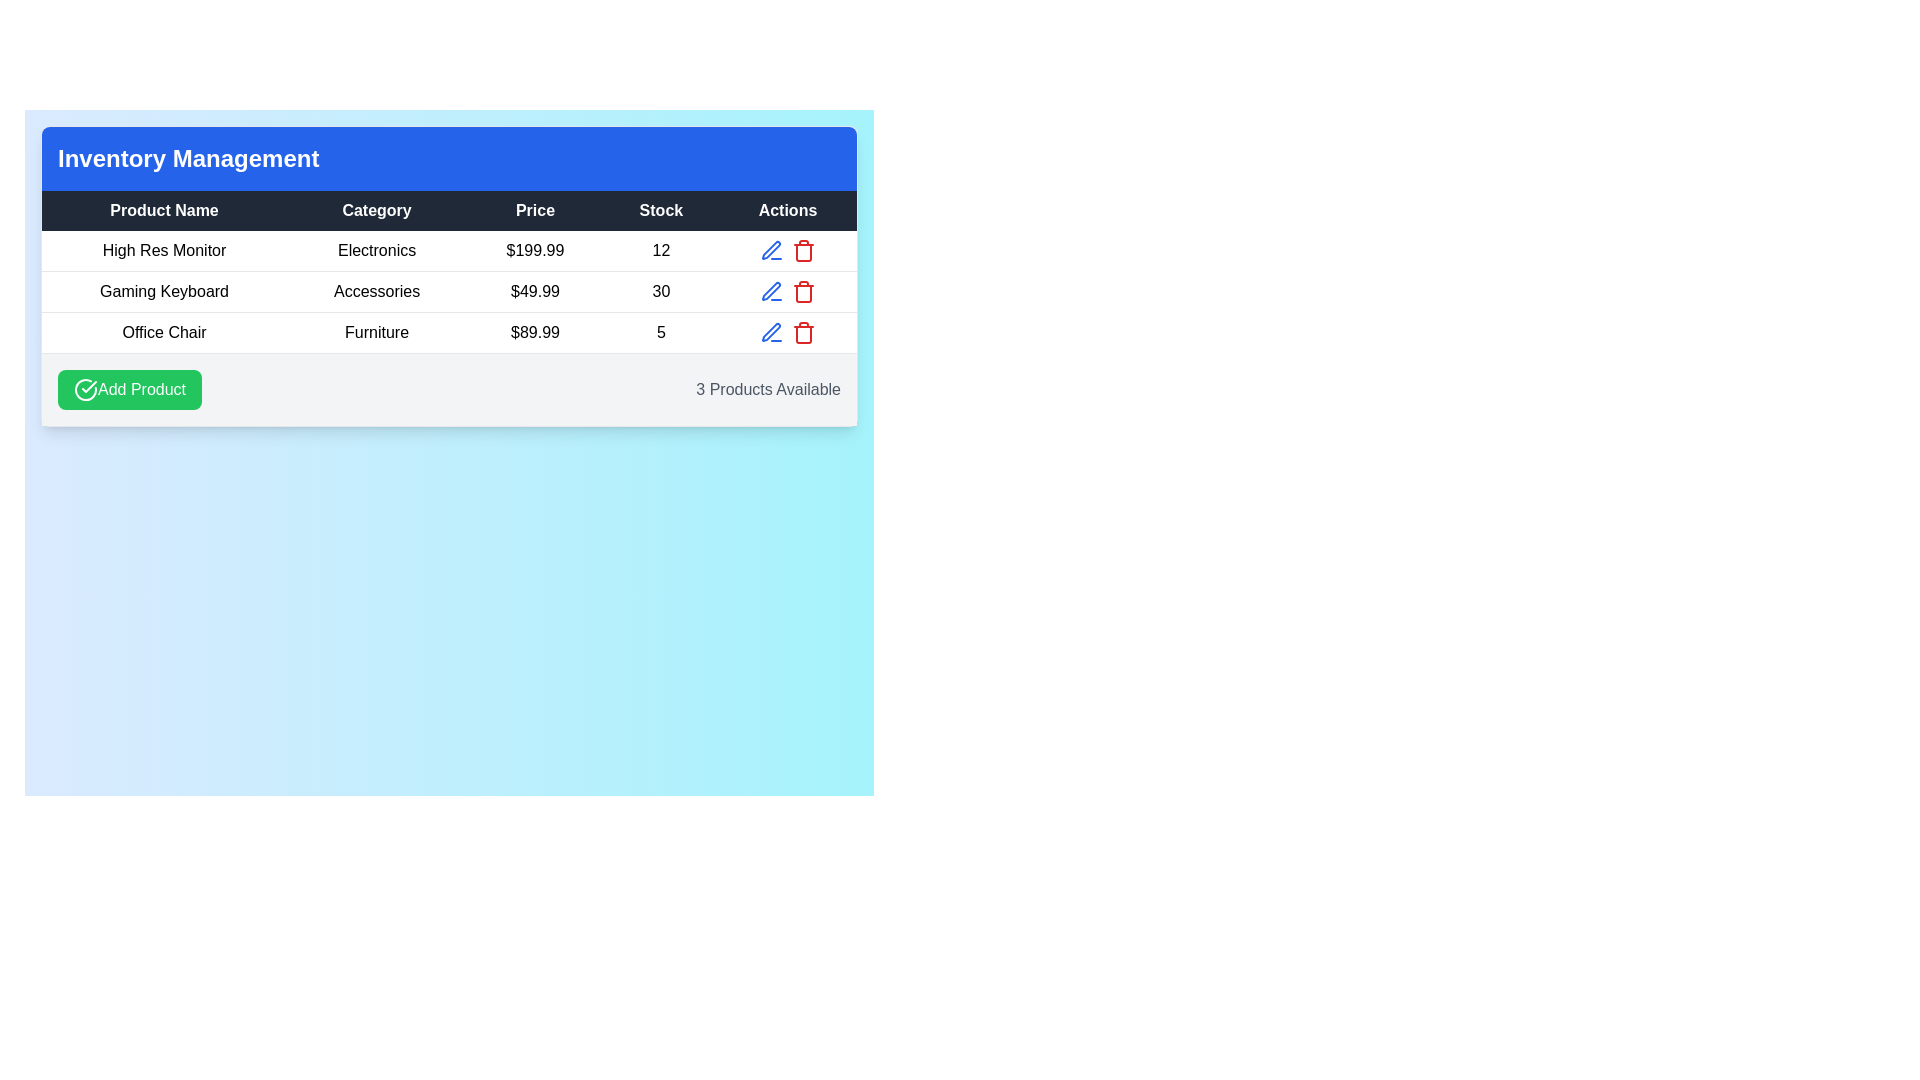  Describe the element at coordinates (535, 250) in the screenshot. I see `the price label displaying the cost of the product 'High Res Monitor' located in the first row of the data table under the 'Price' column` at that location.